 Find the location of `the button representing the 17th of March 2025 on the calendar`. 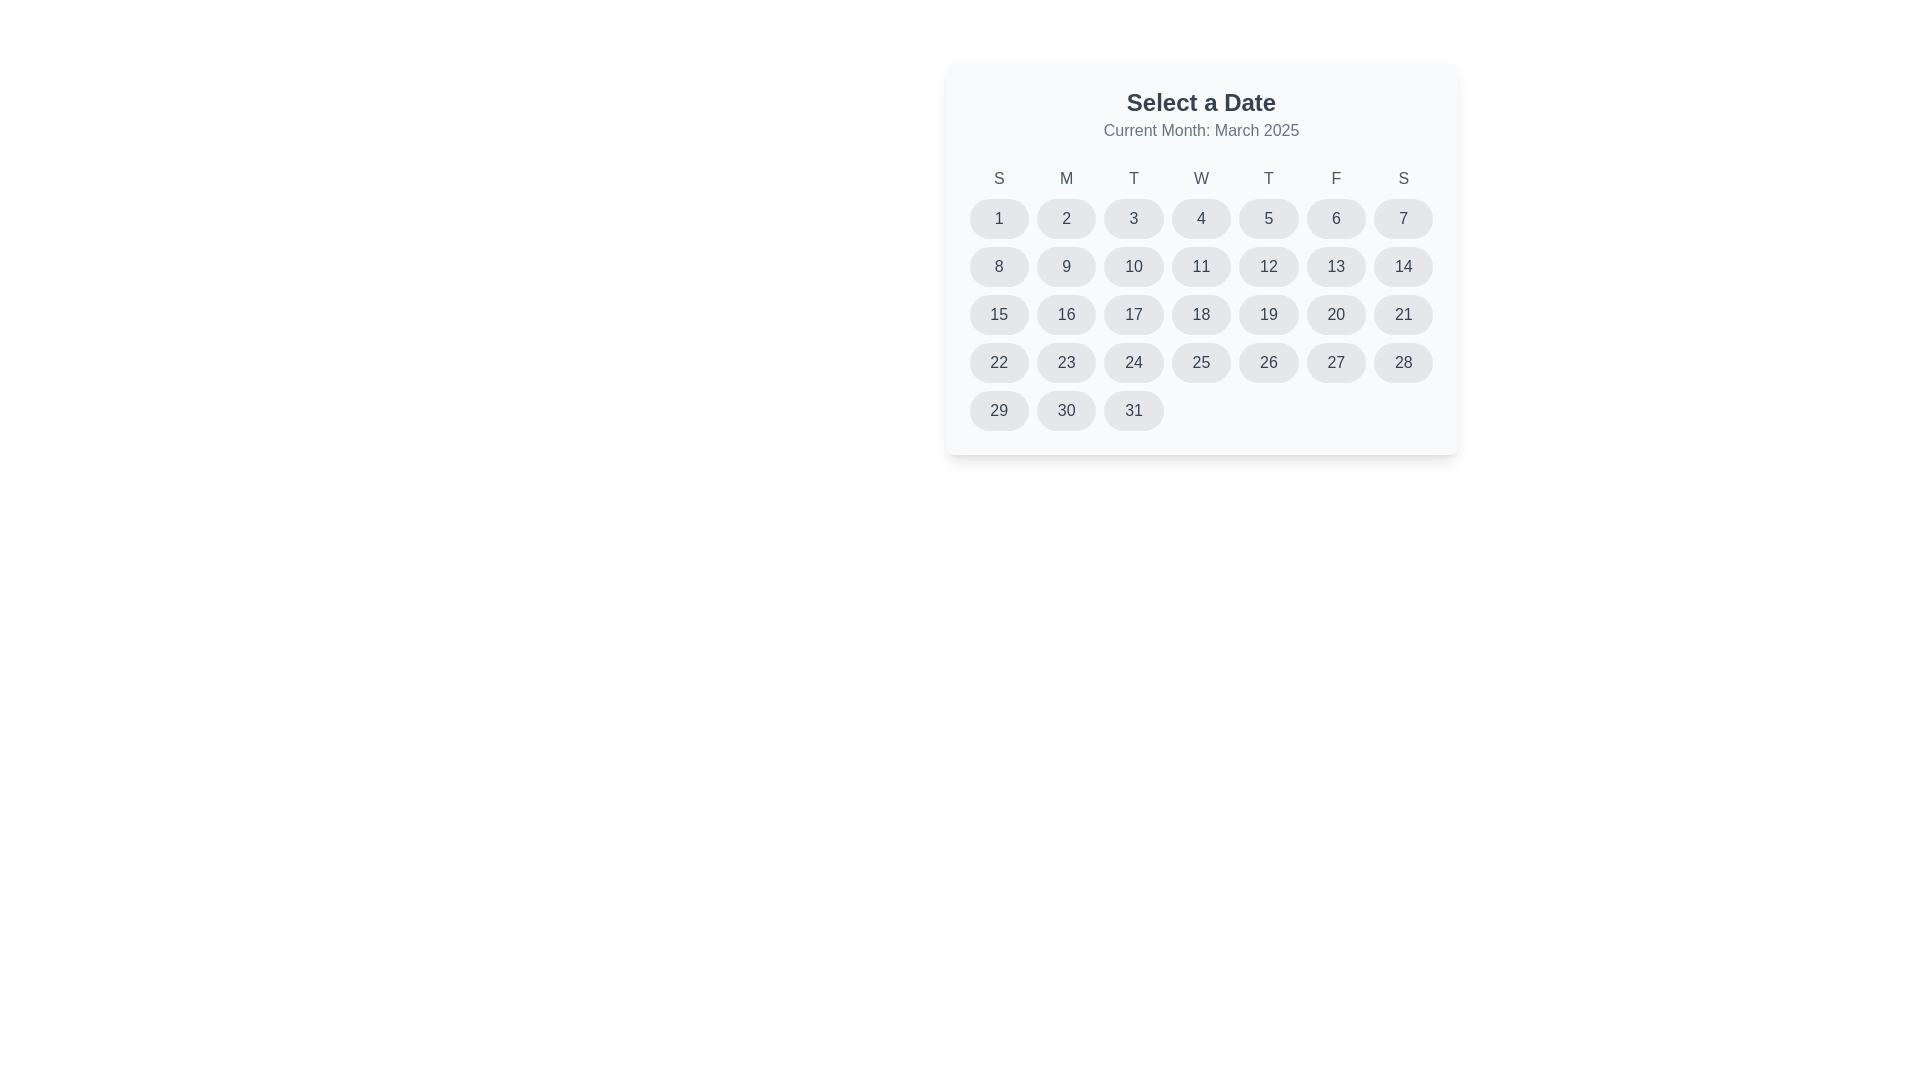

the button representing the 17th of March 2025 on the calendar is located at coordinates (1134, 315).